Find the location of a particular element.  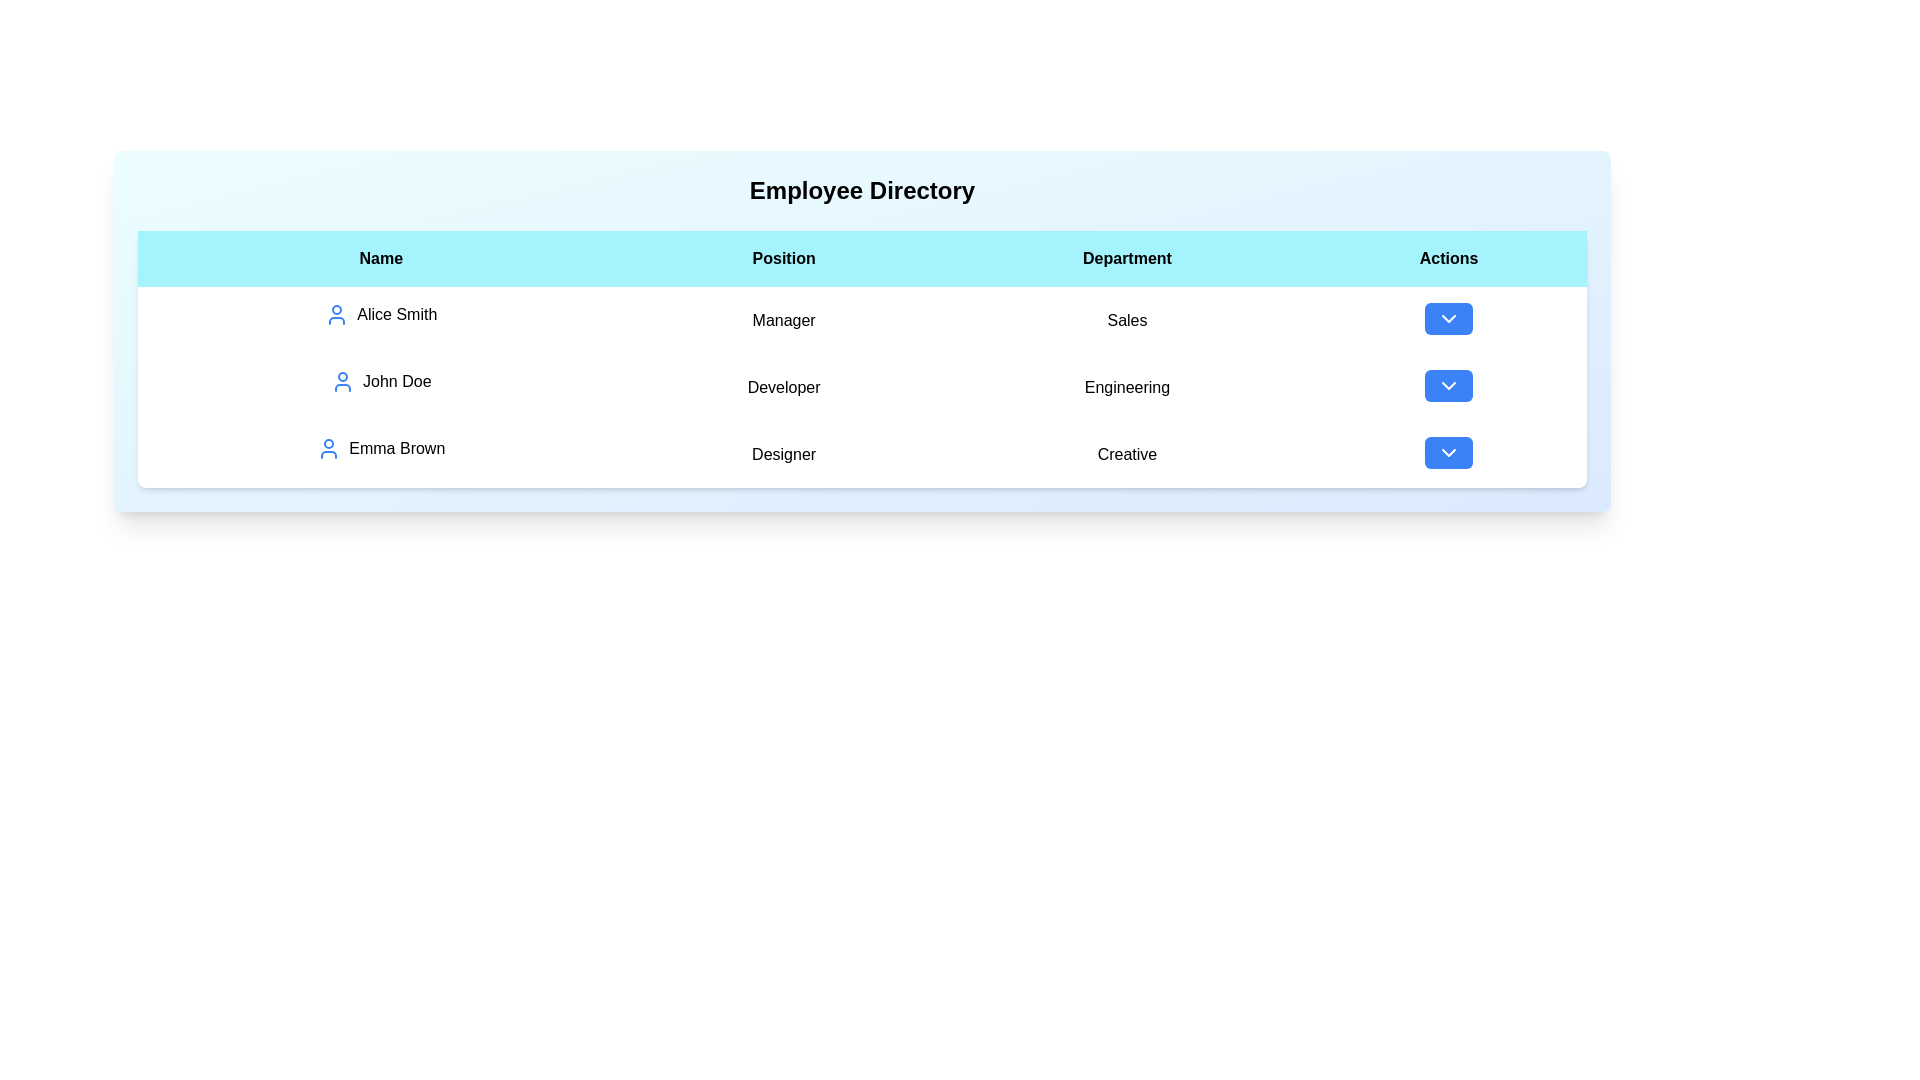

the chevron icon within the blue button in the 'Actions' column for 'John Doe' is located at coordinates (1449, 385).